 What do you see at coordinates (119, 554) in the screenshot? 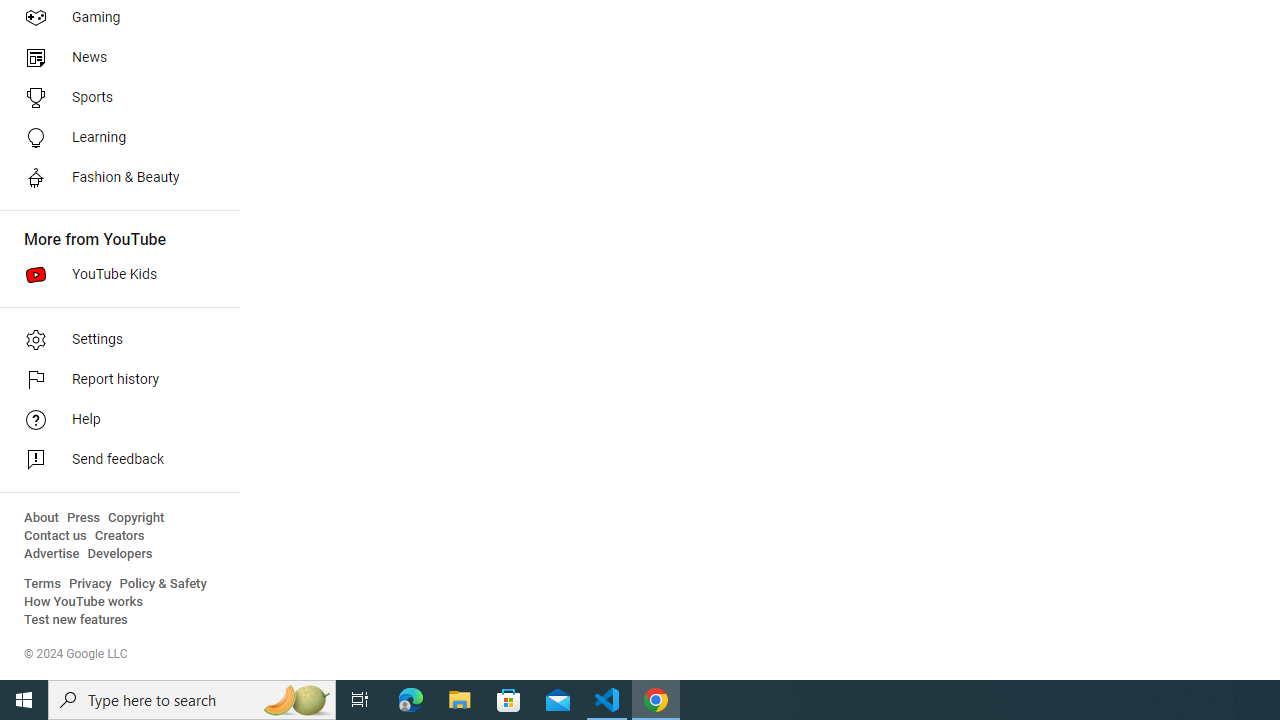
I see `'Developers'` at bounding box center [119, 554].